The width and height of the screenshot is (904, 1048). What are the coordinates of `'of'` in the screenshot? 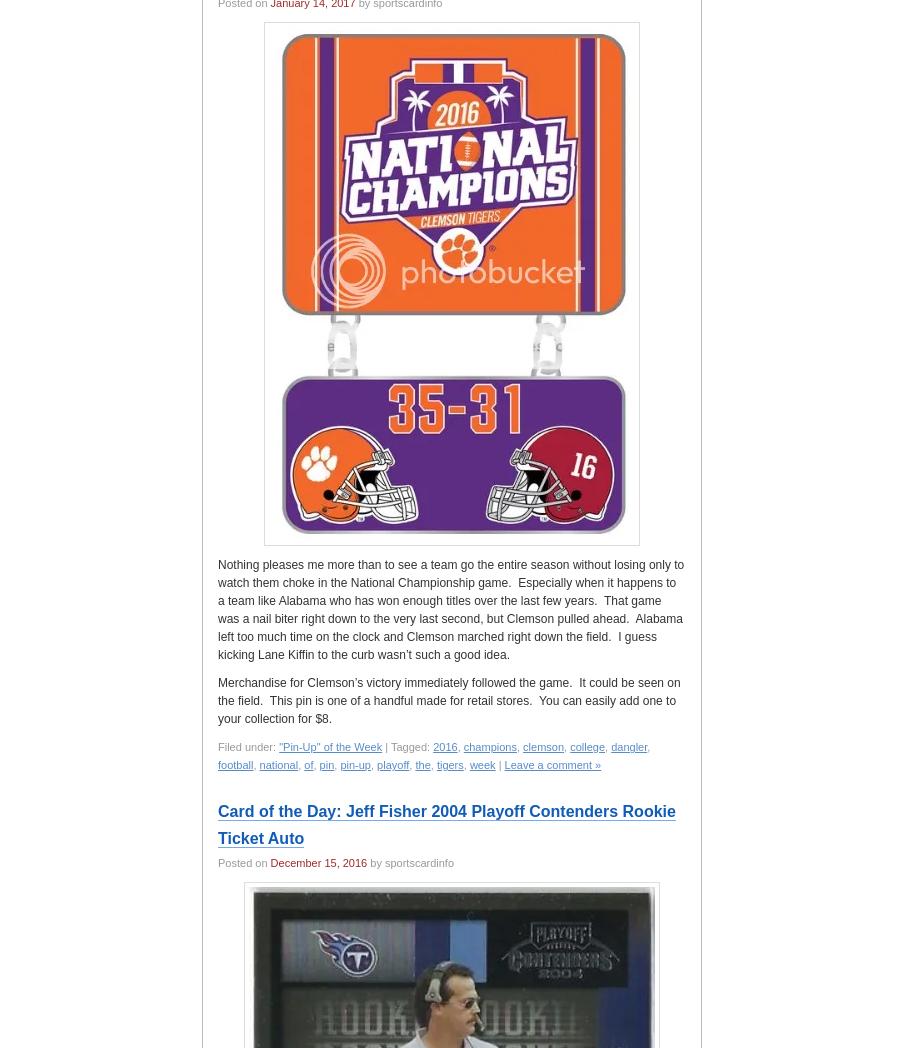 It's located at (304, 765).